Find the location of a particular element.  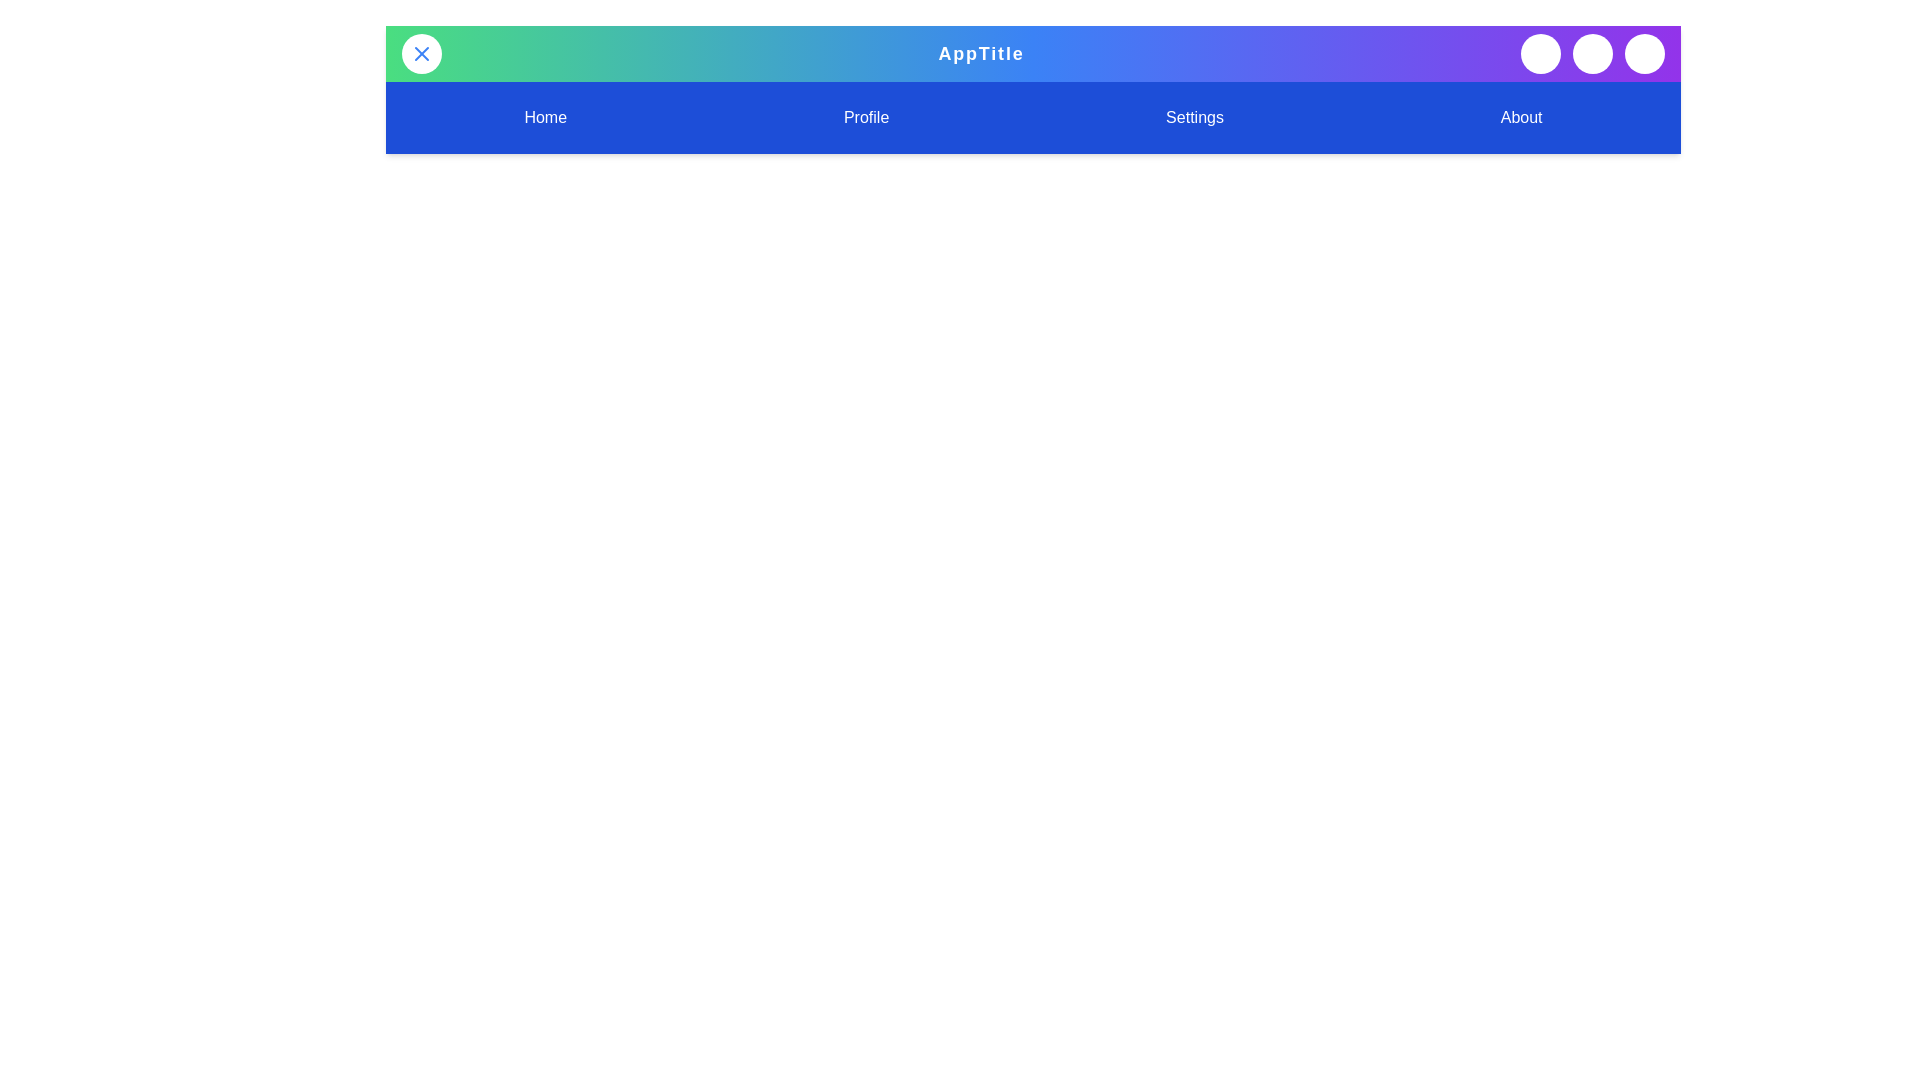

'User' button in the top-right corner of the app bar is located at coordinates (1645, 53).